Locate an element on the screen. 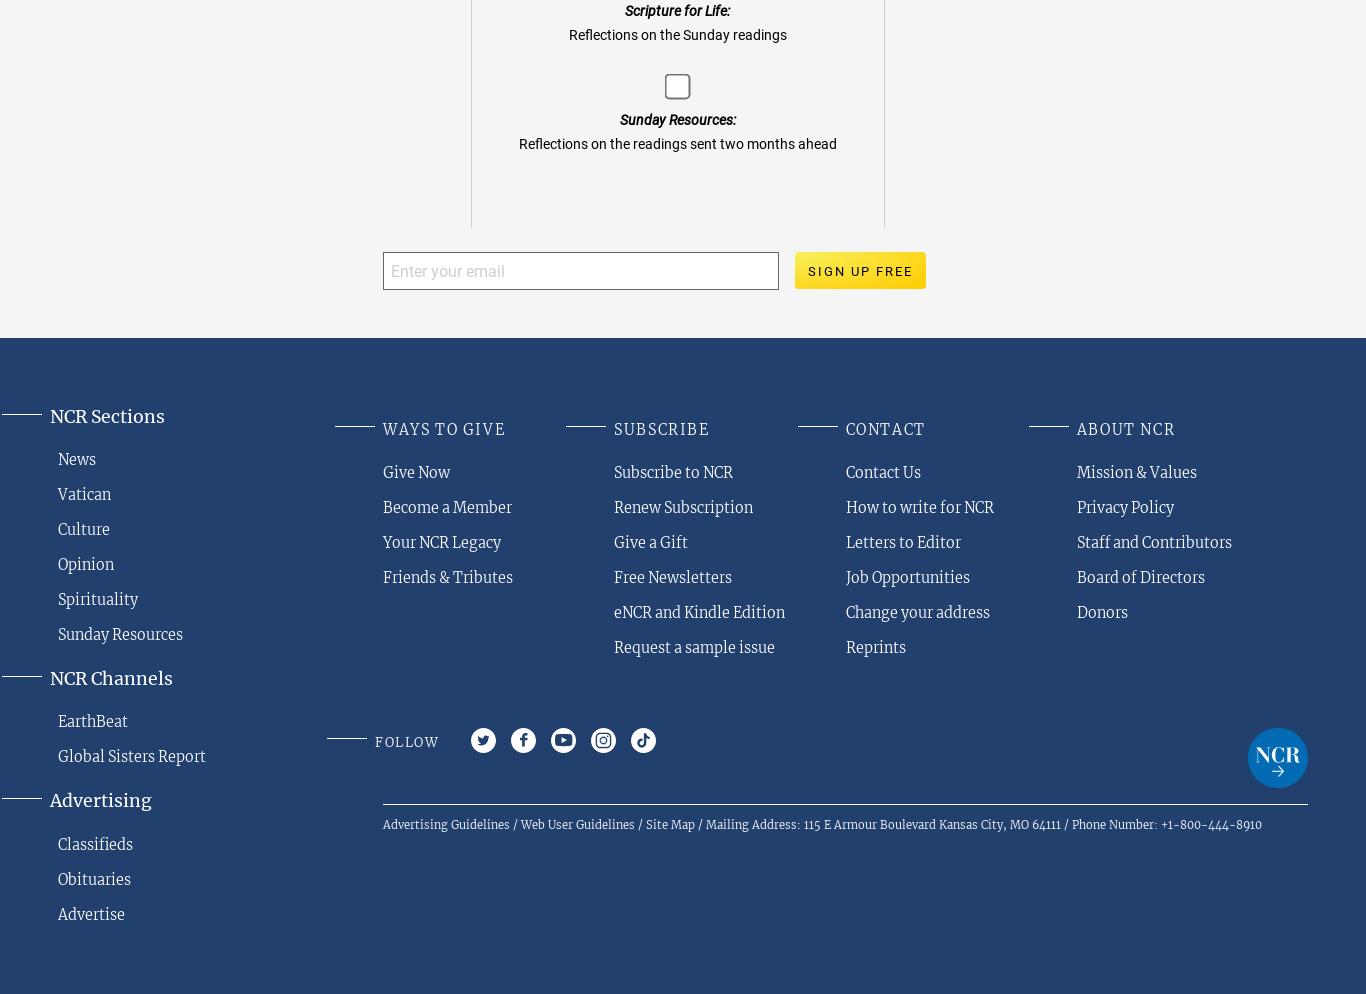  'Spirituality' is located at coordinates (97, 598).